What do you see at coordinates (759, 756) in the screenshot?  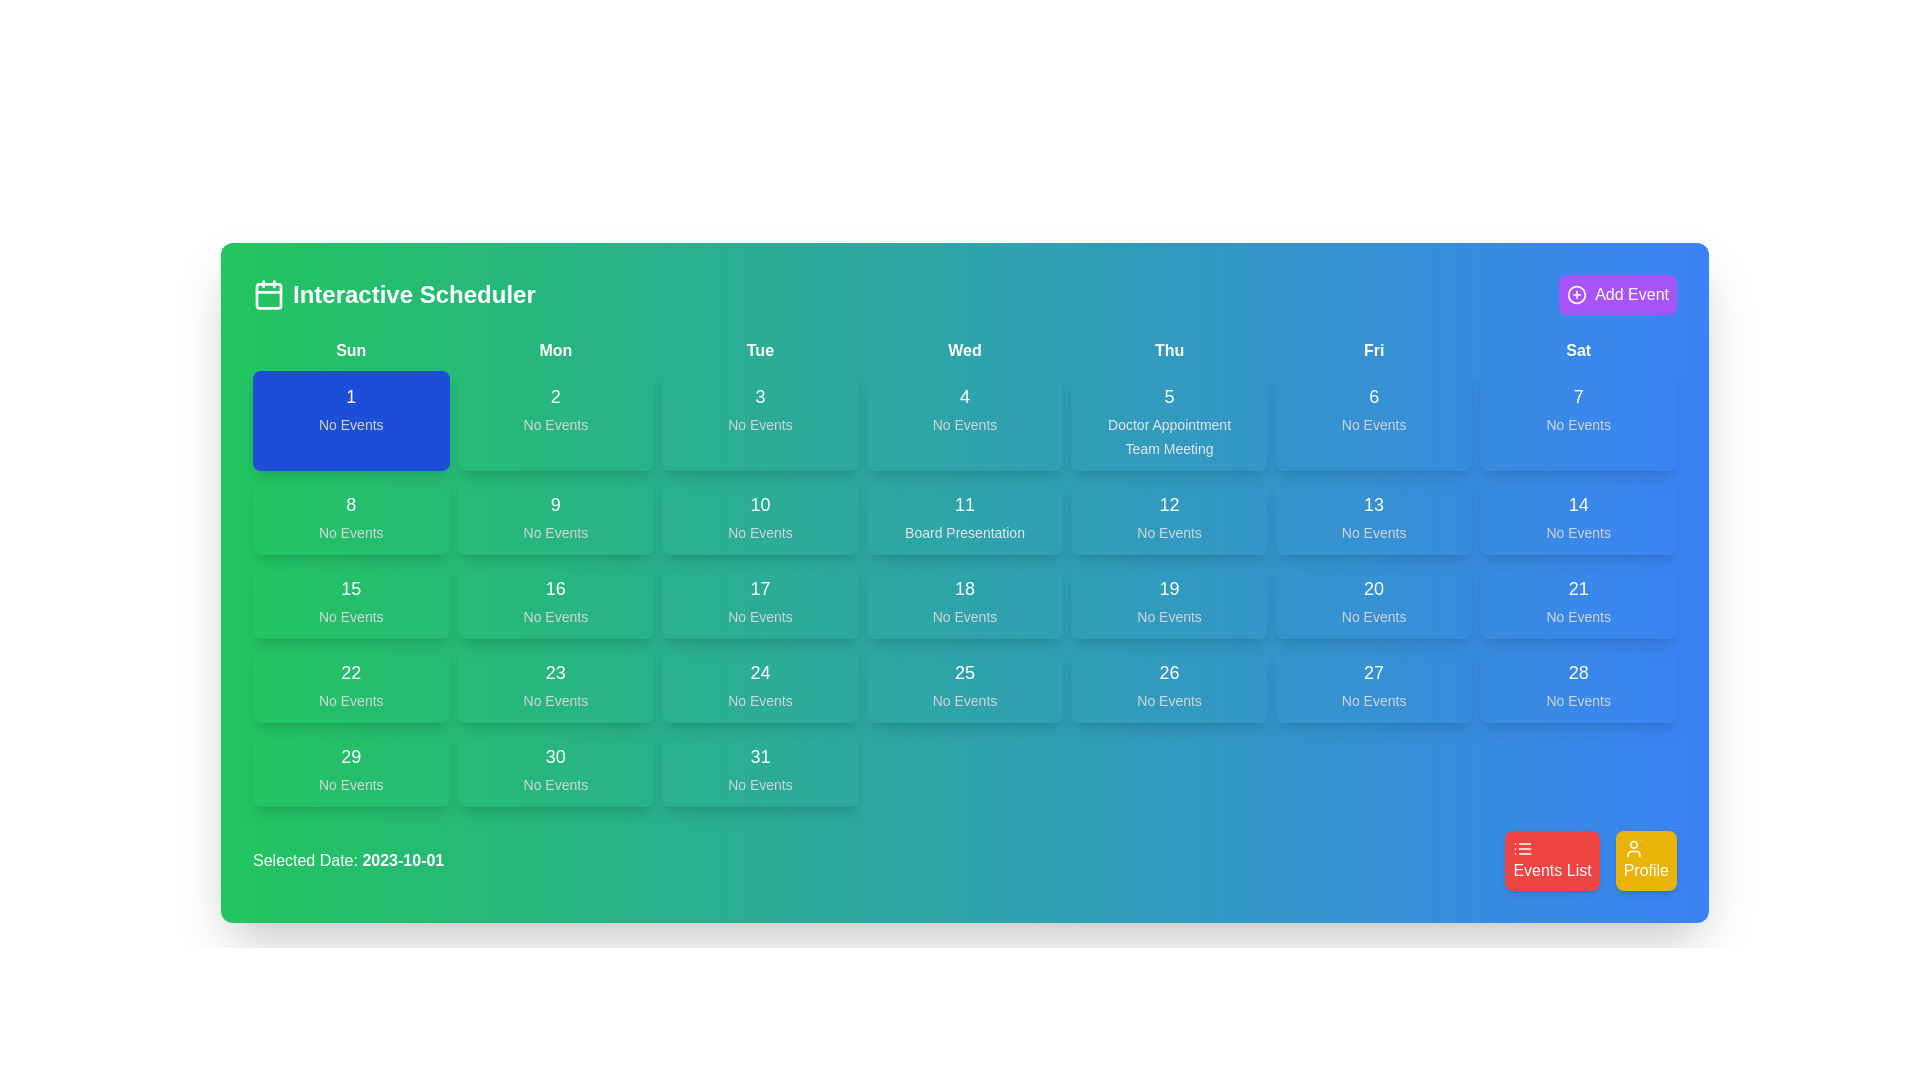 I see `the centered number '31' displayed in white text at the top half of the last column in the interactive scheduler's grid layout` at bounding box center [759, 756].